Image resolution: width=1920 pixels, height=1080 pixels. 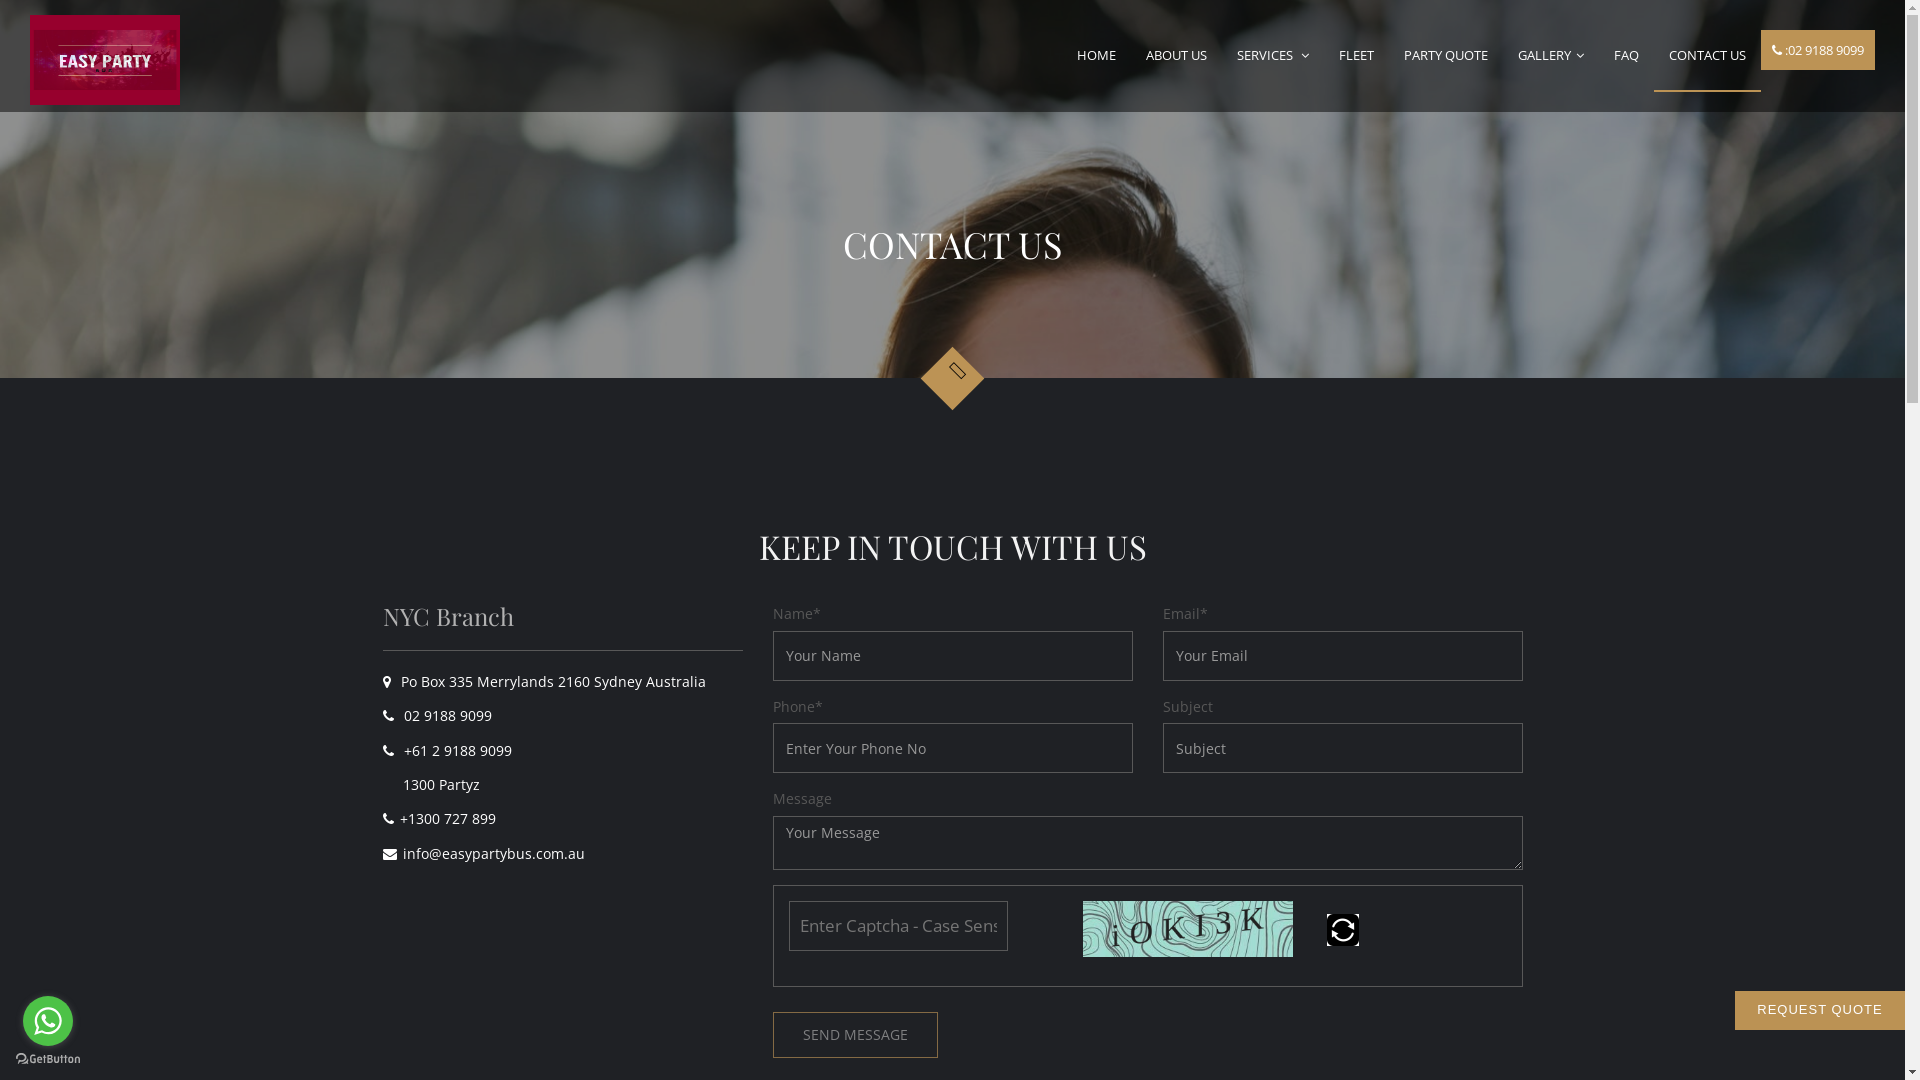 What do you see at coordinates (546, 680) in the screenshot?
I see `'Po Box 335 Merrylands 2160 Sydney Australia'` at bounding box center [546, 680].